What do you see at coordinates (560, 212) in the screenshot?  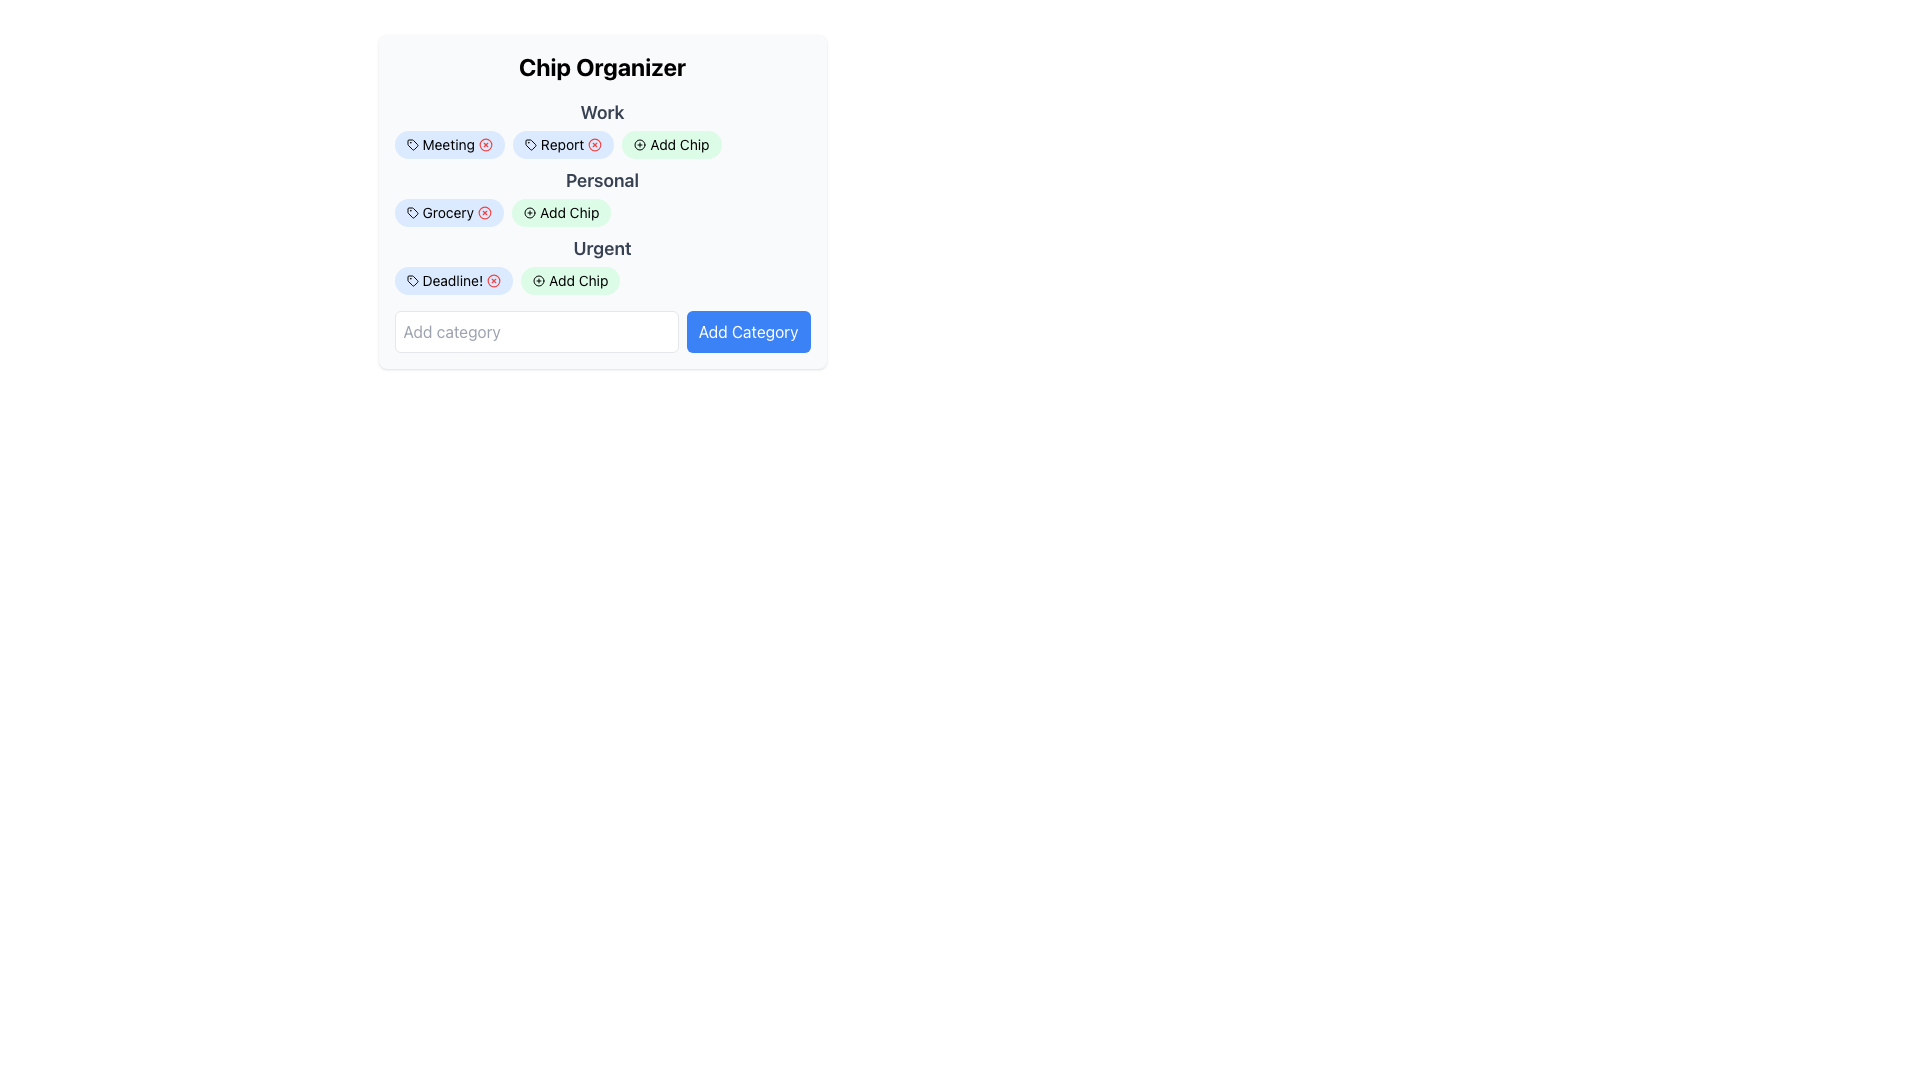 I see `the 'Add Chip' button with a green background and a plus icon, located` at bounding box center [560, 212].